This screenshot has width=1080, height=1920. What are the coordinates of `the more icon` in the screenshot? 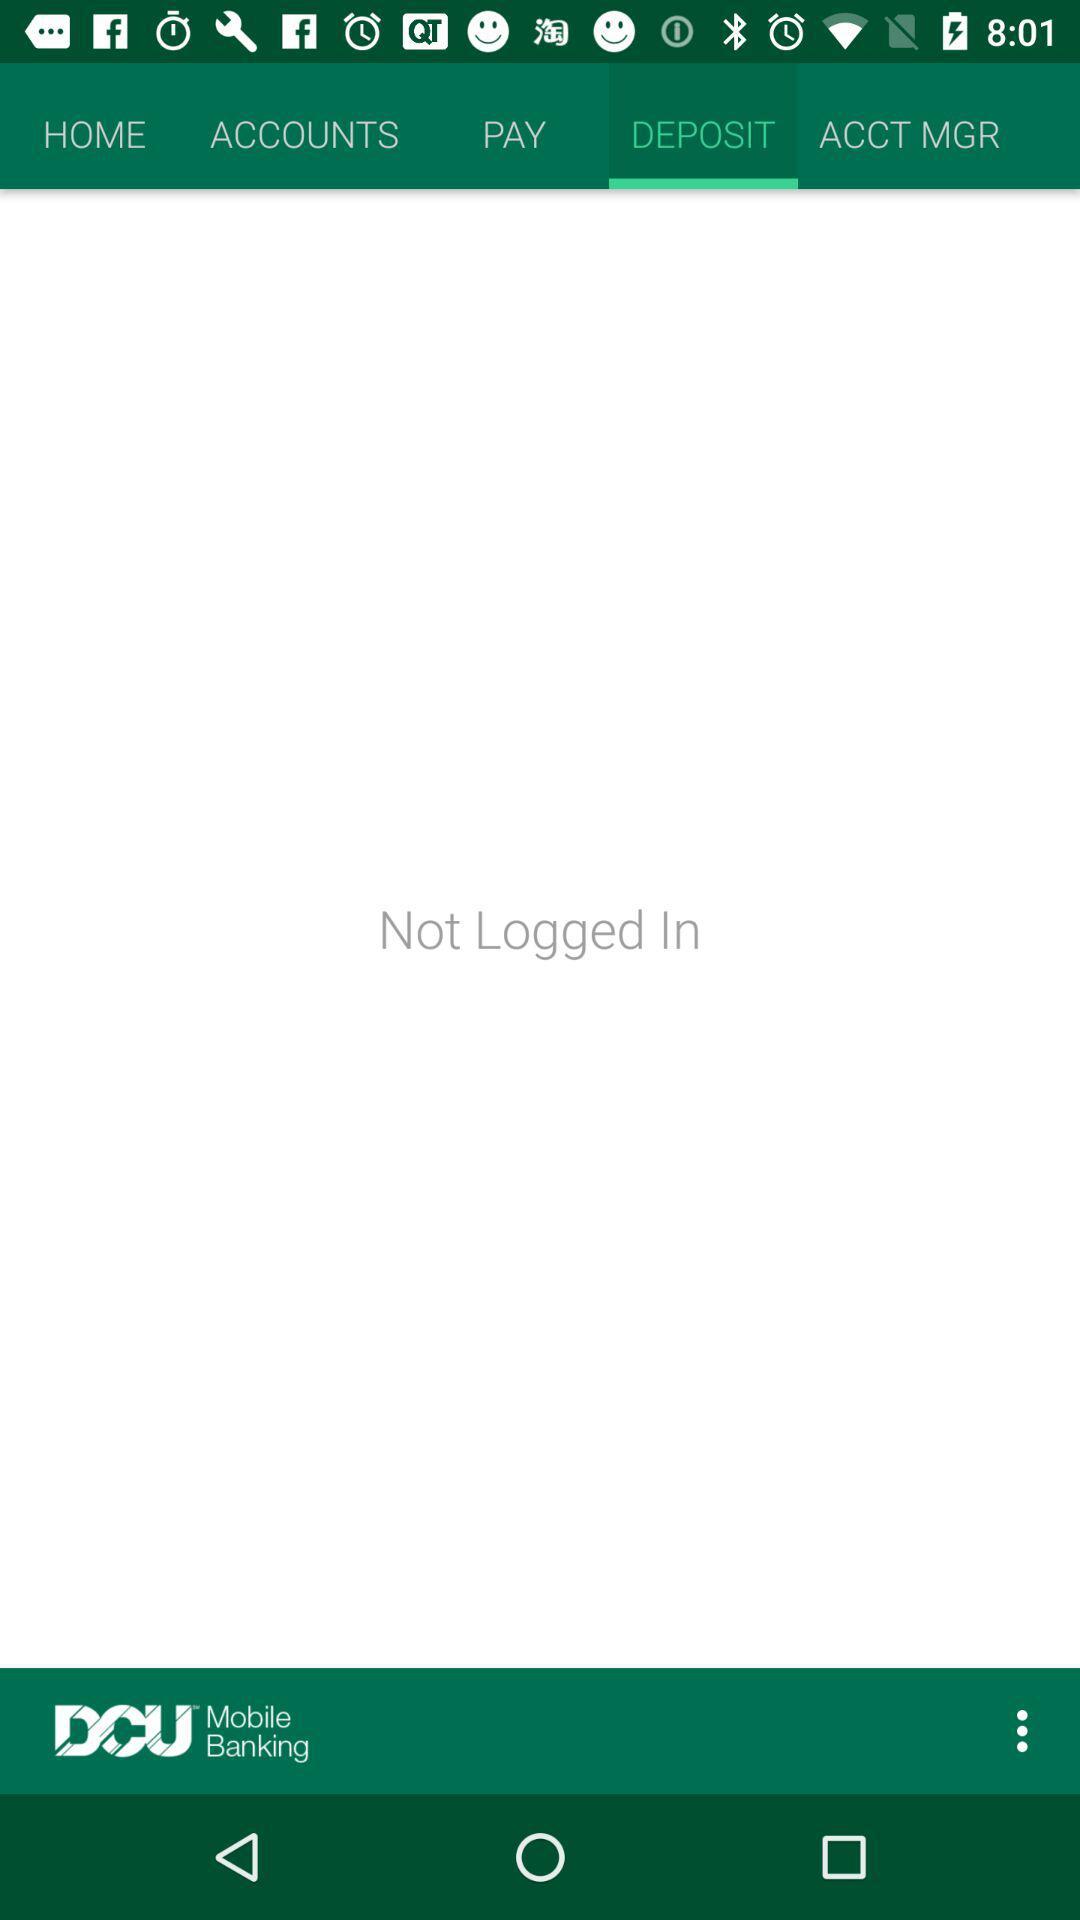 It's located at (963, 1678).